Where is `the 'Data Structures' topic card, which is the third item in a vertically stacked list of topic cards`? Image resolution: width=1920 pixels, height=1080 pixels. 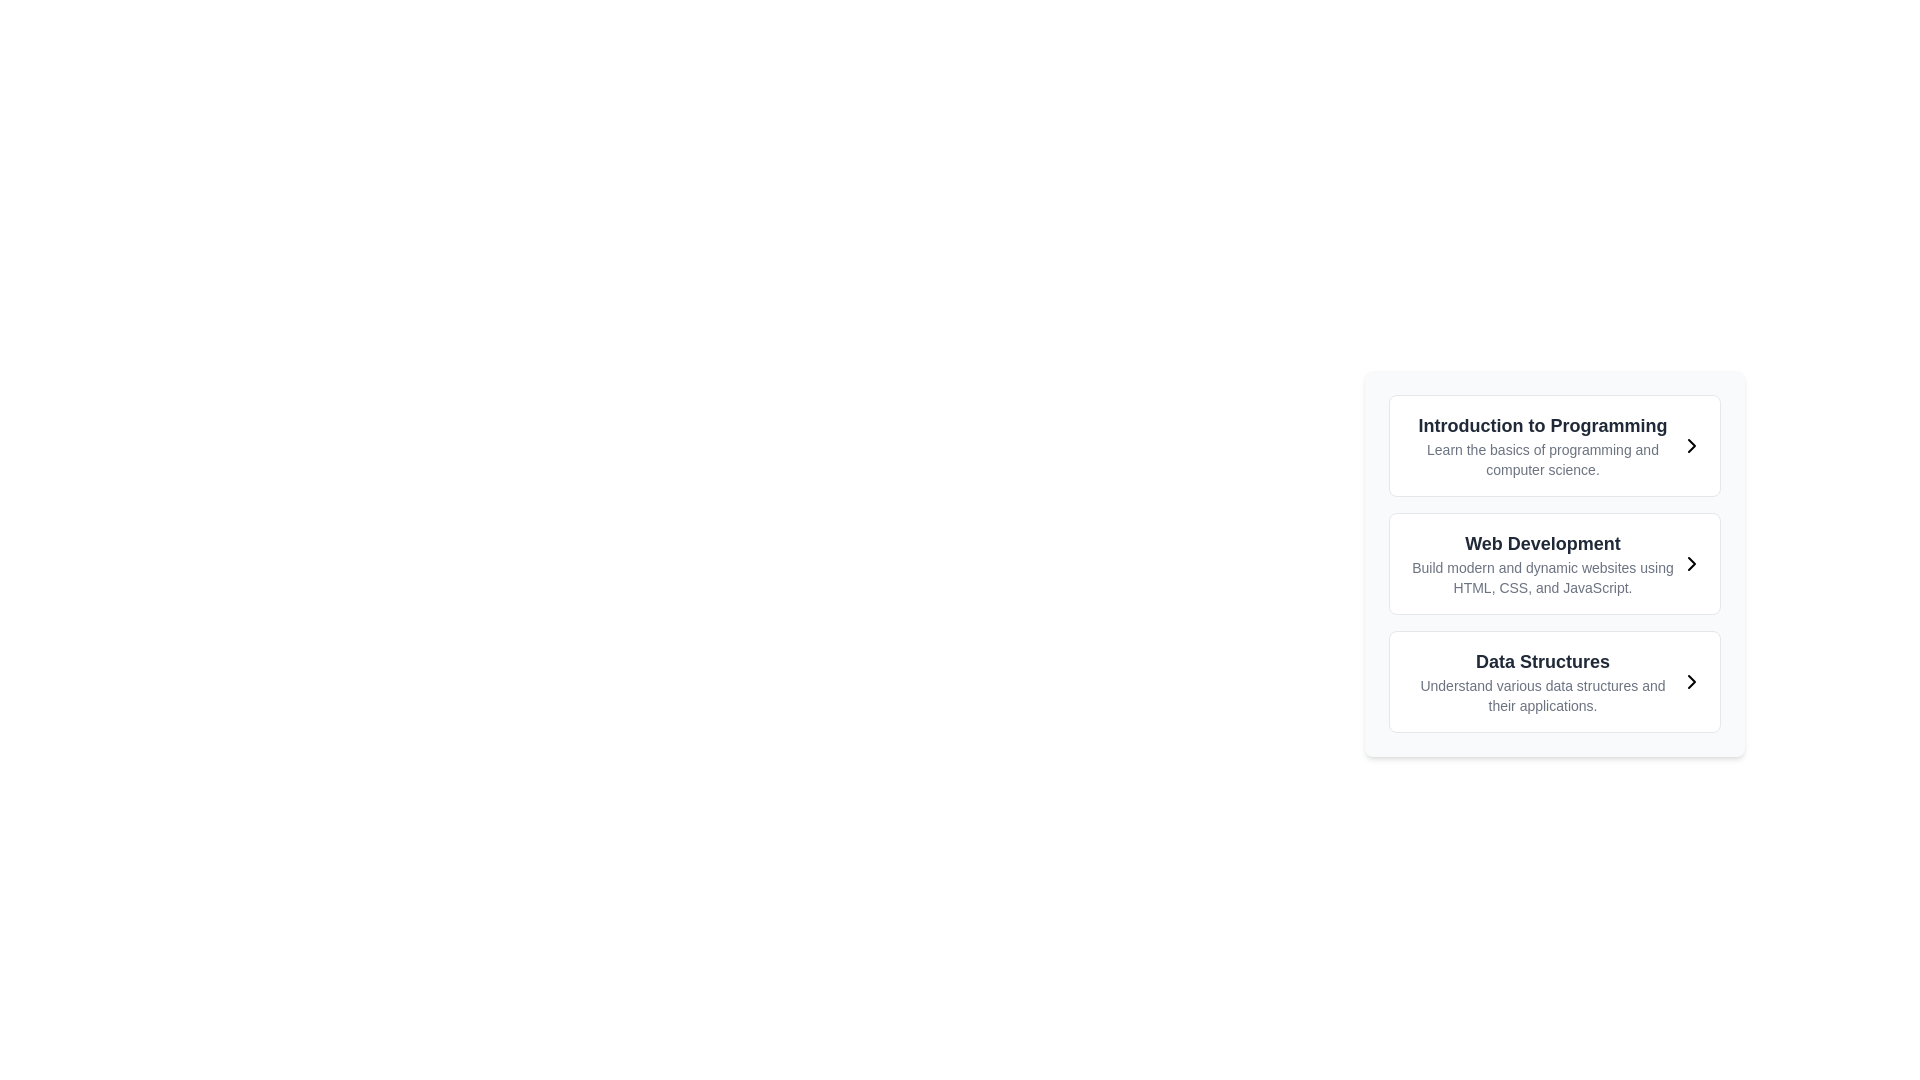
the 'Data Structures' topic card, which is the third item in a vertically stacked list of topic cards is located at coordinates (1554, 681).